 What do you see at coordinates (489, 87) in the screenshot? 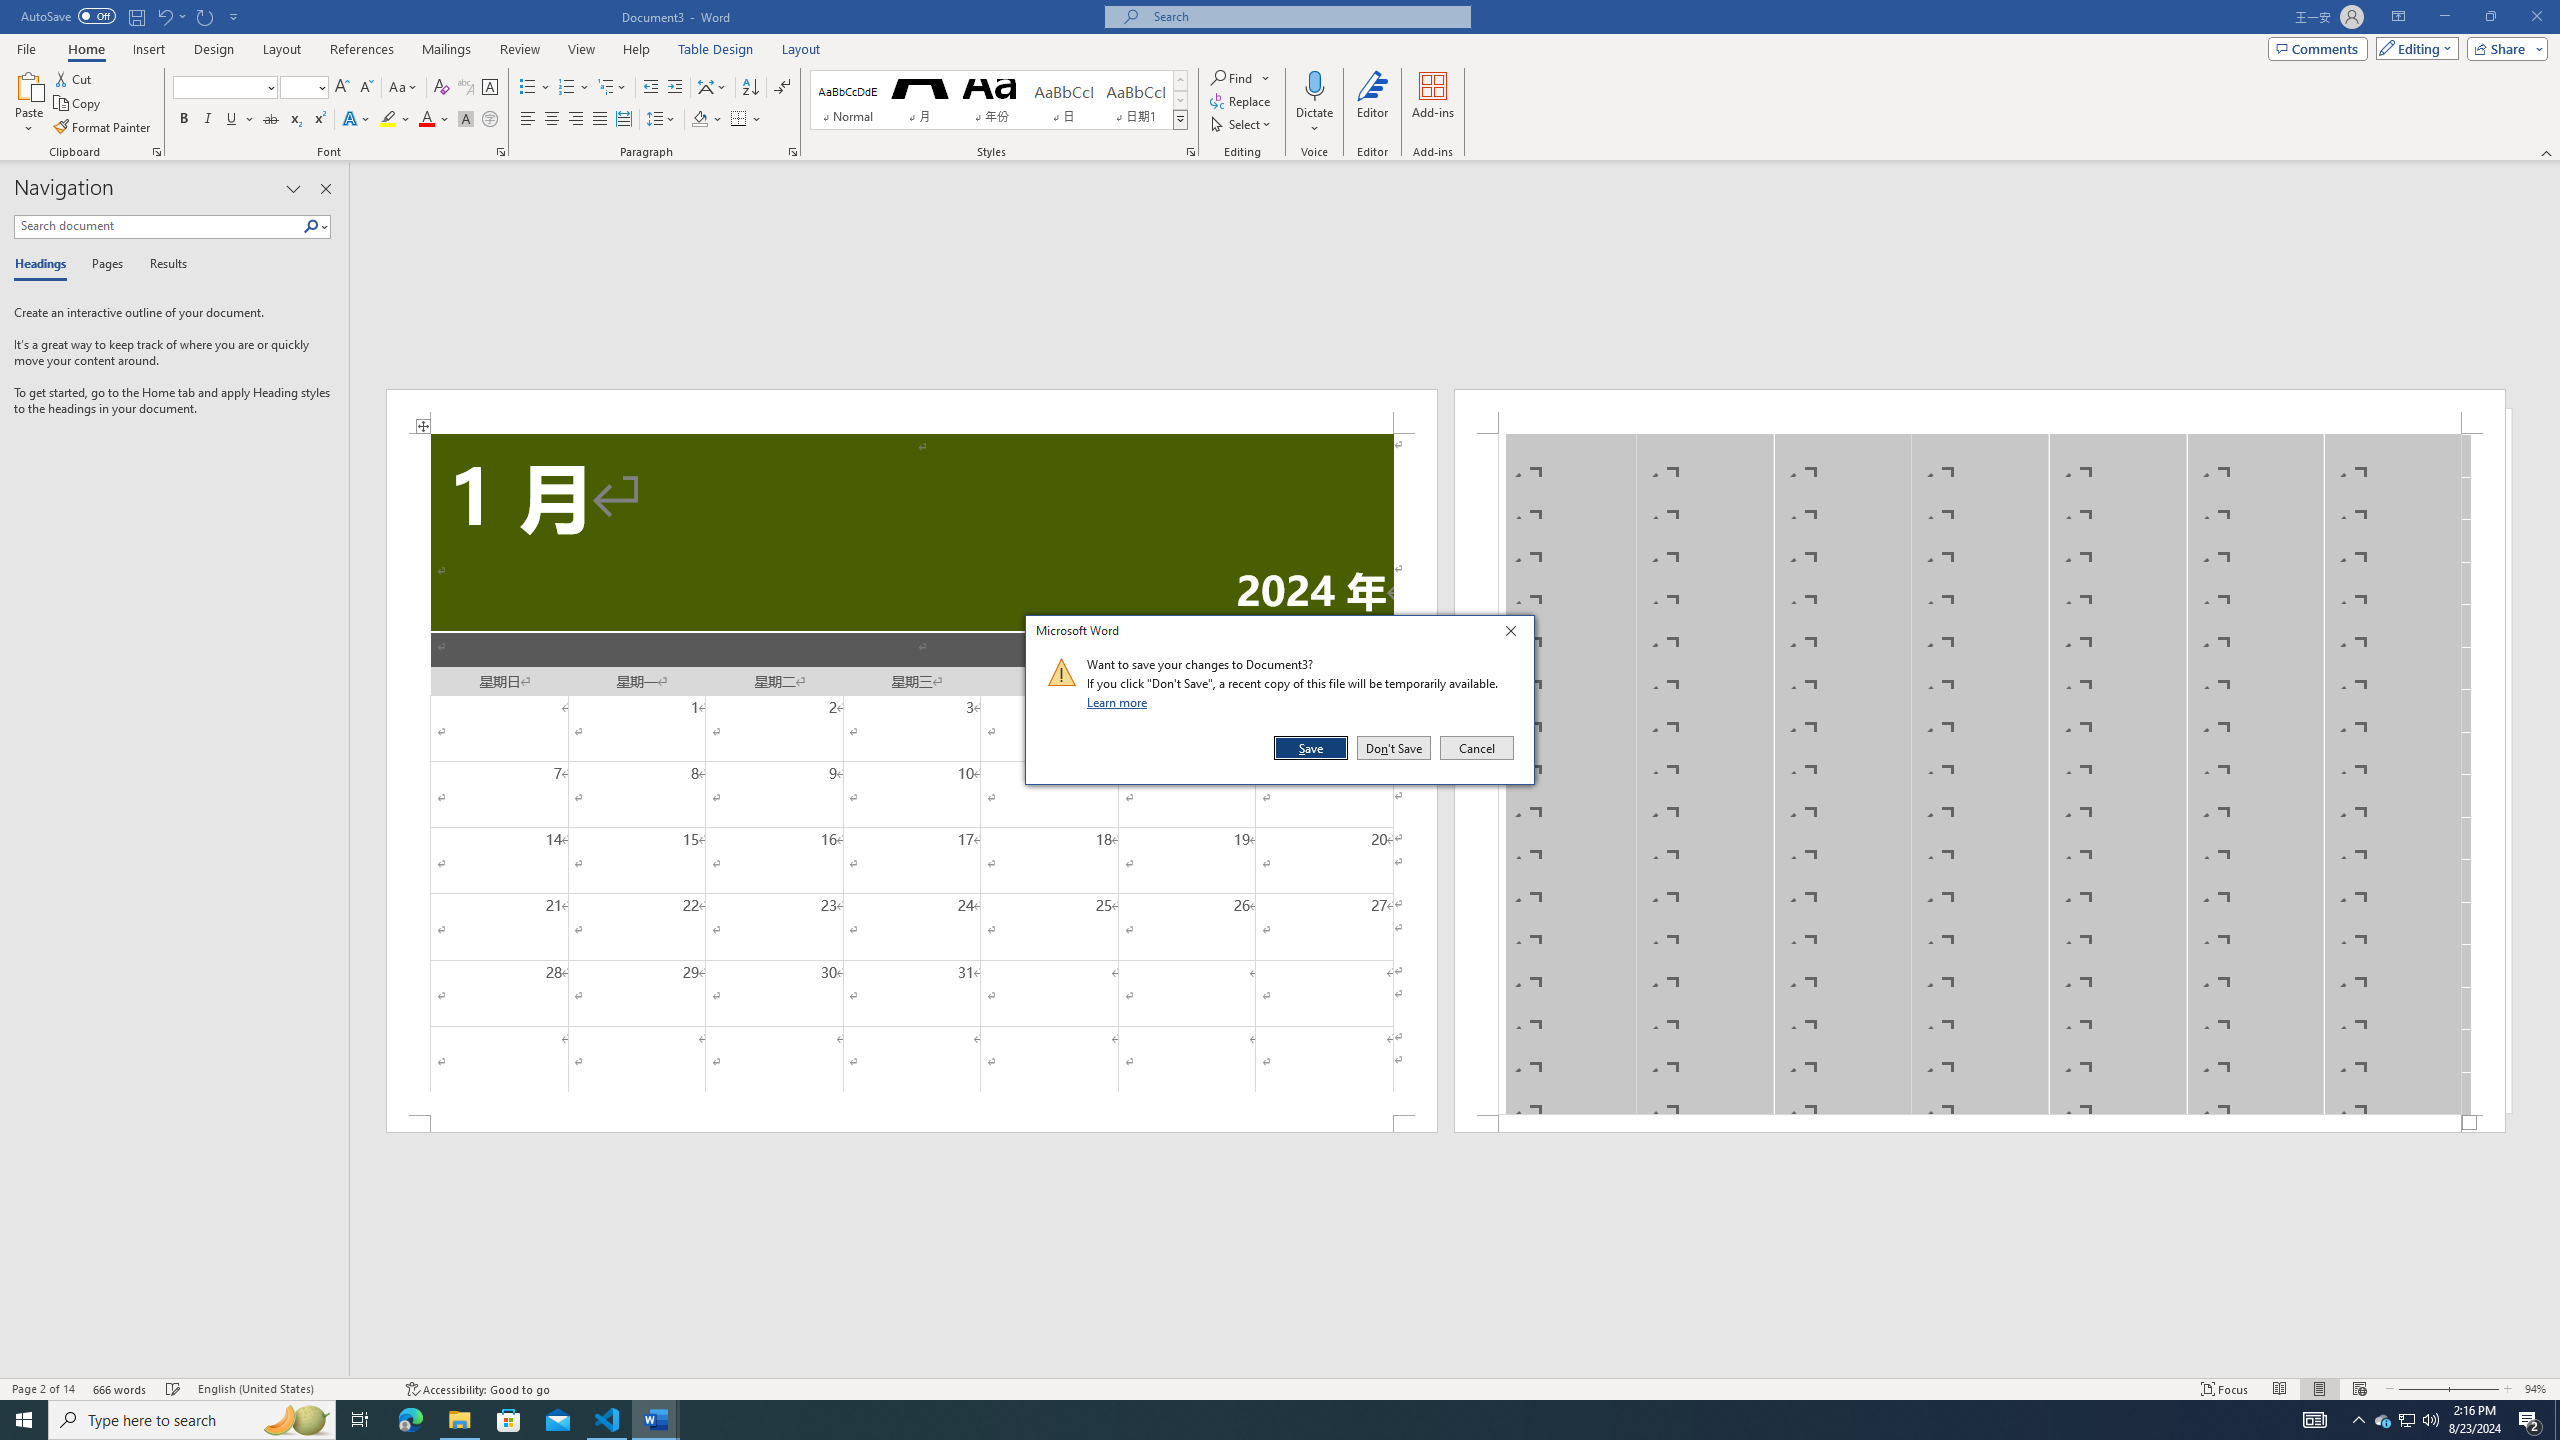
I see `'Character Border'` at bounding box center [489, 87].